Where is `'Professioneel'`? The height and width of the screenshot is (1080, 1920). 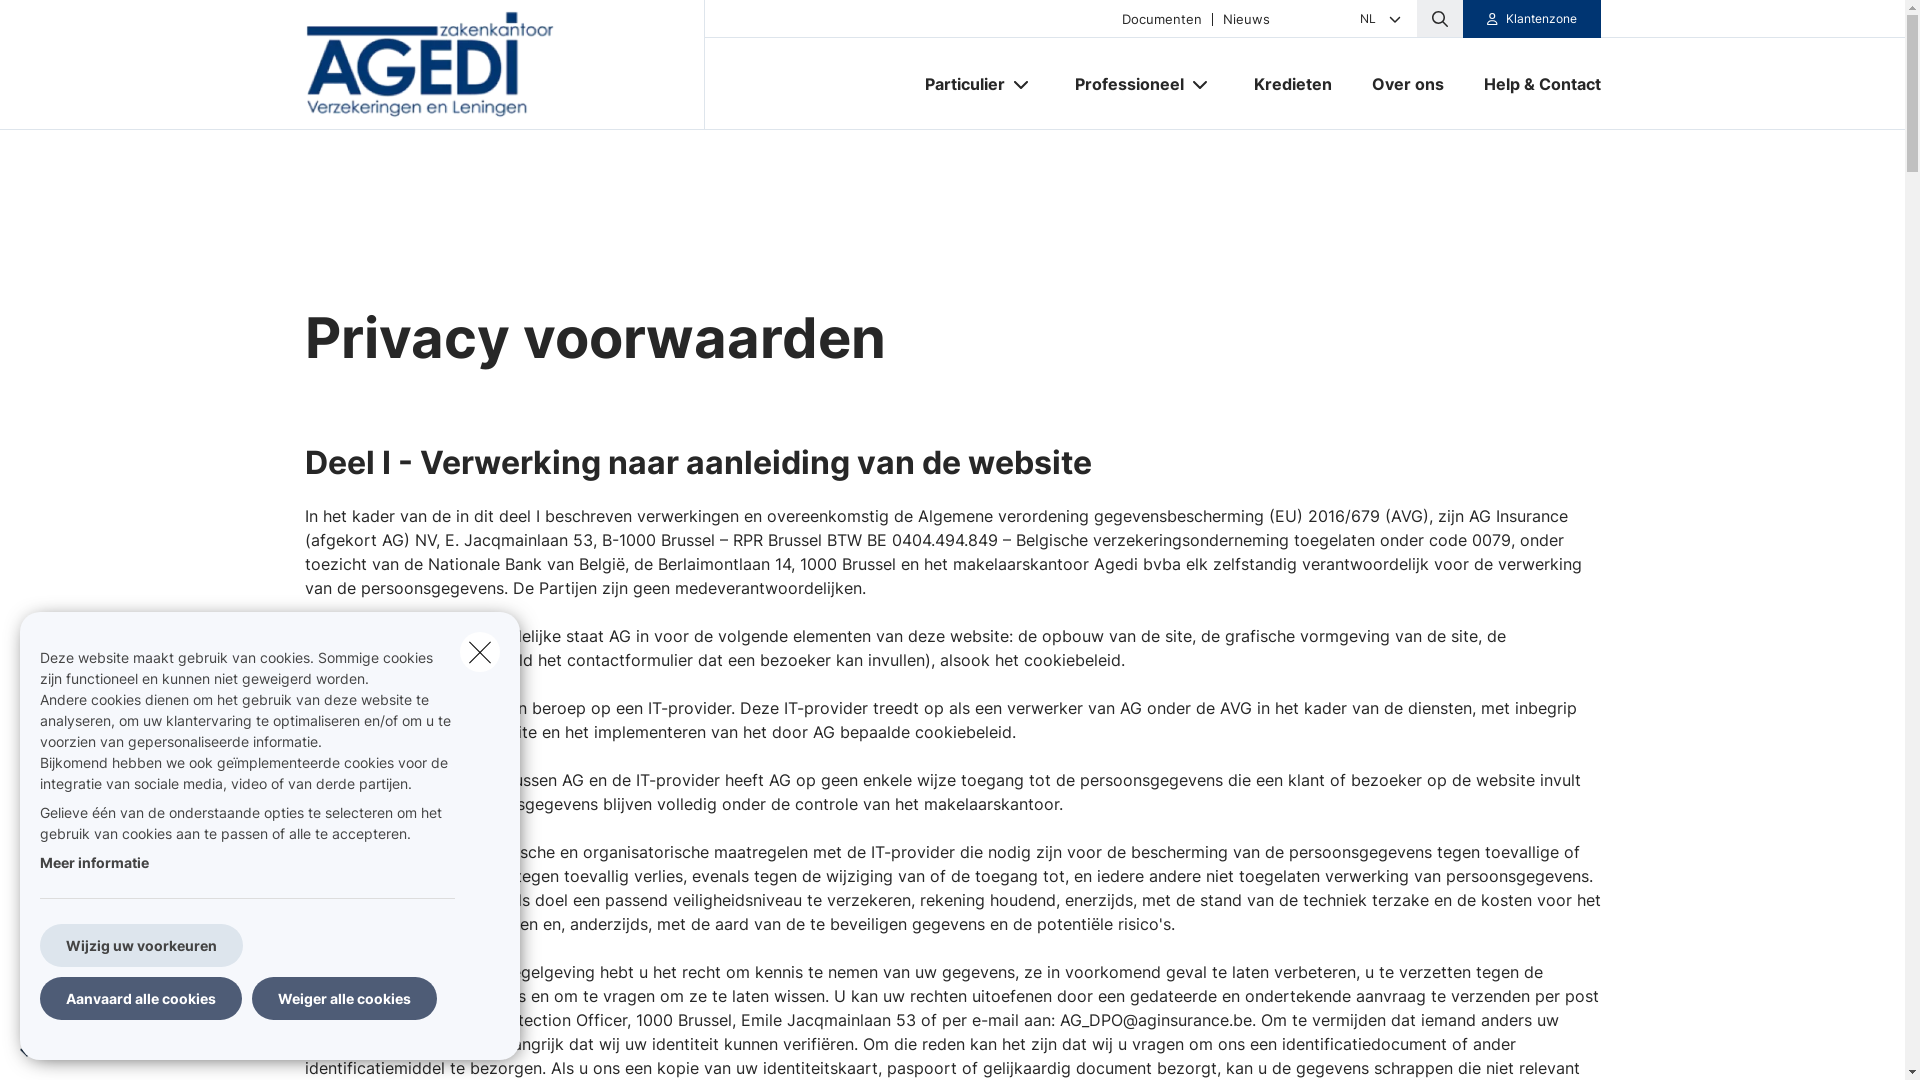 'Professioneel' is located at coordinates (1053, 83).